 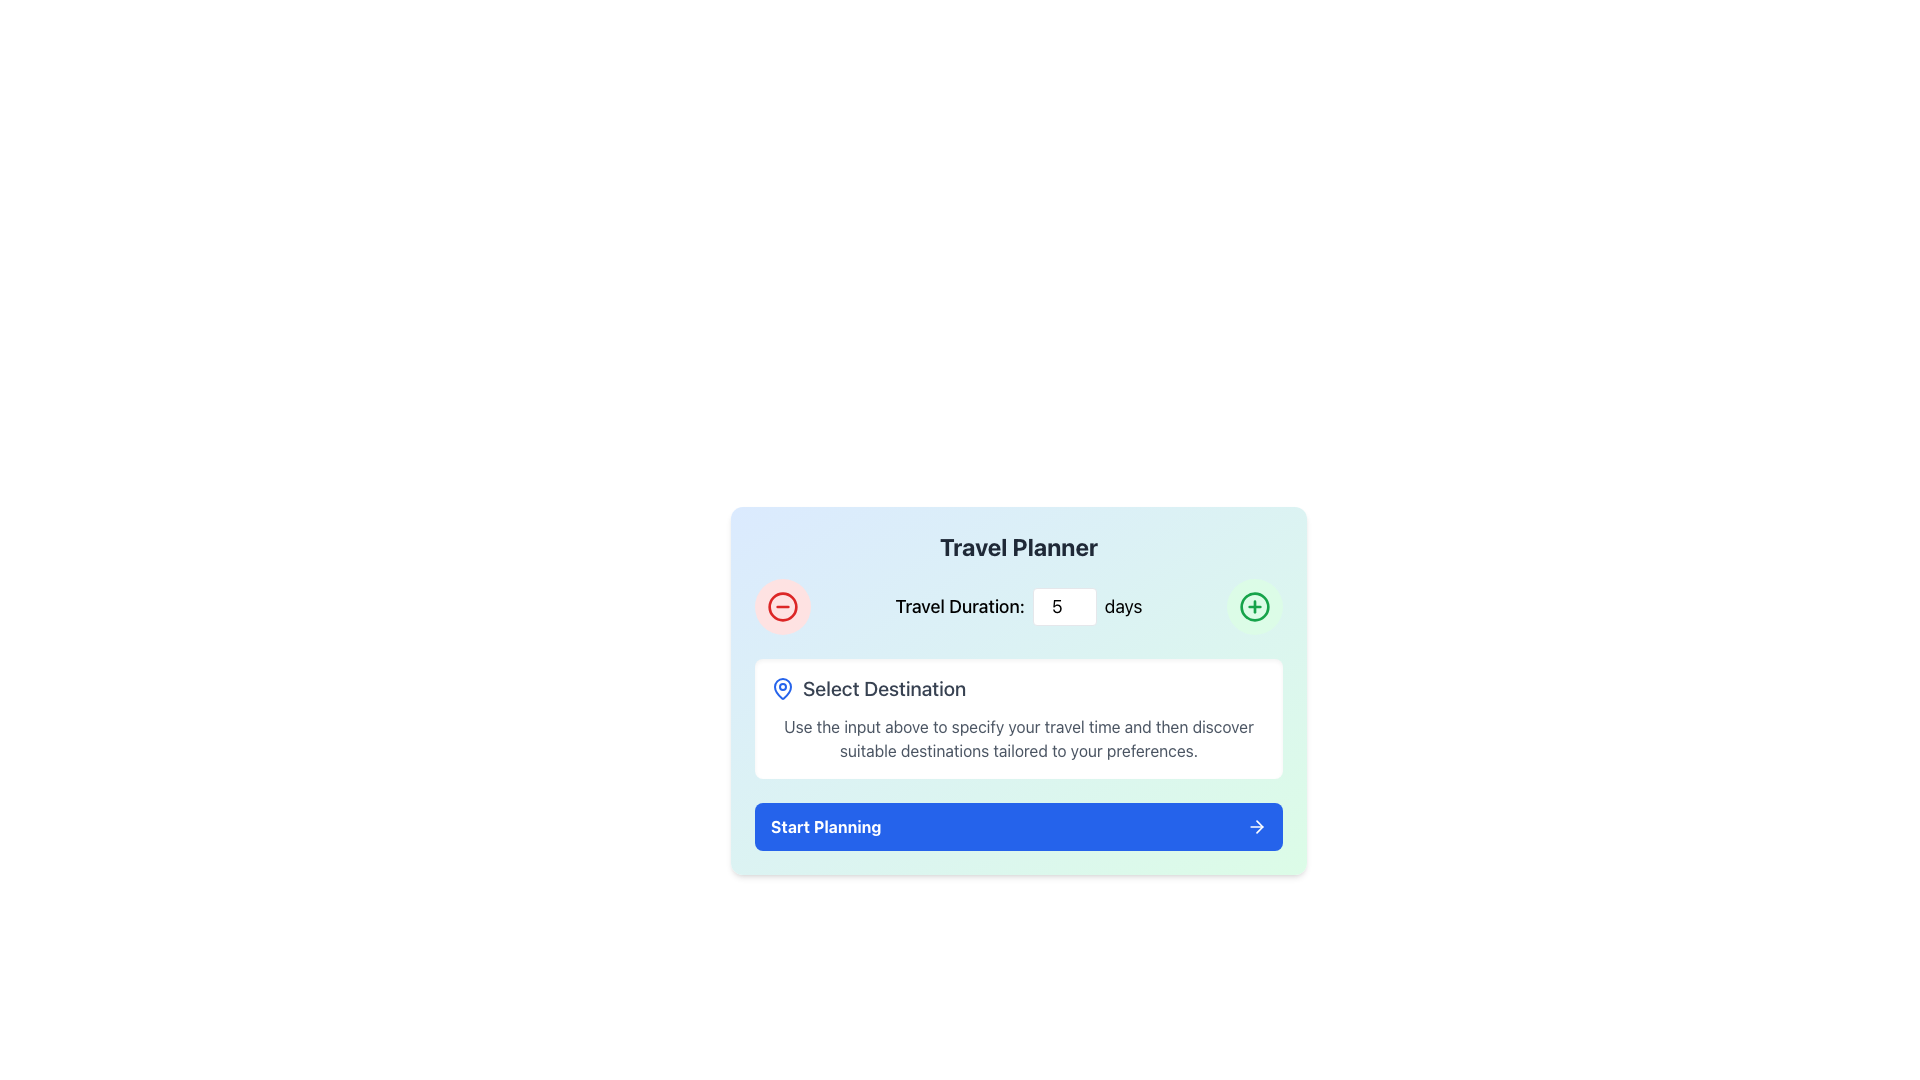 I want to click on the circular green button with a green-plus icon located in the top-right corner of the 'Travel Duration' section to increment the associated value, so click(x=1253, y=605).